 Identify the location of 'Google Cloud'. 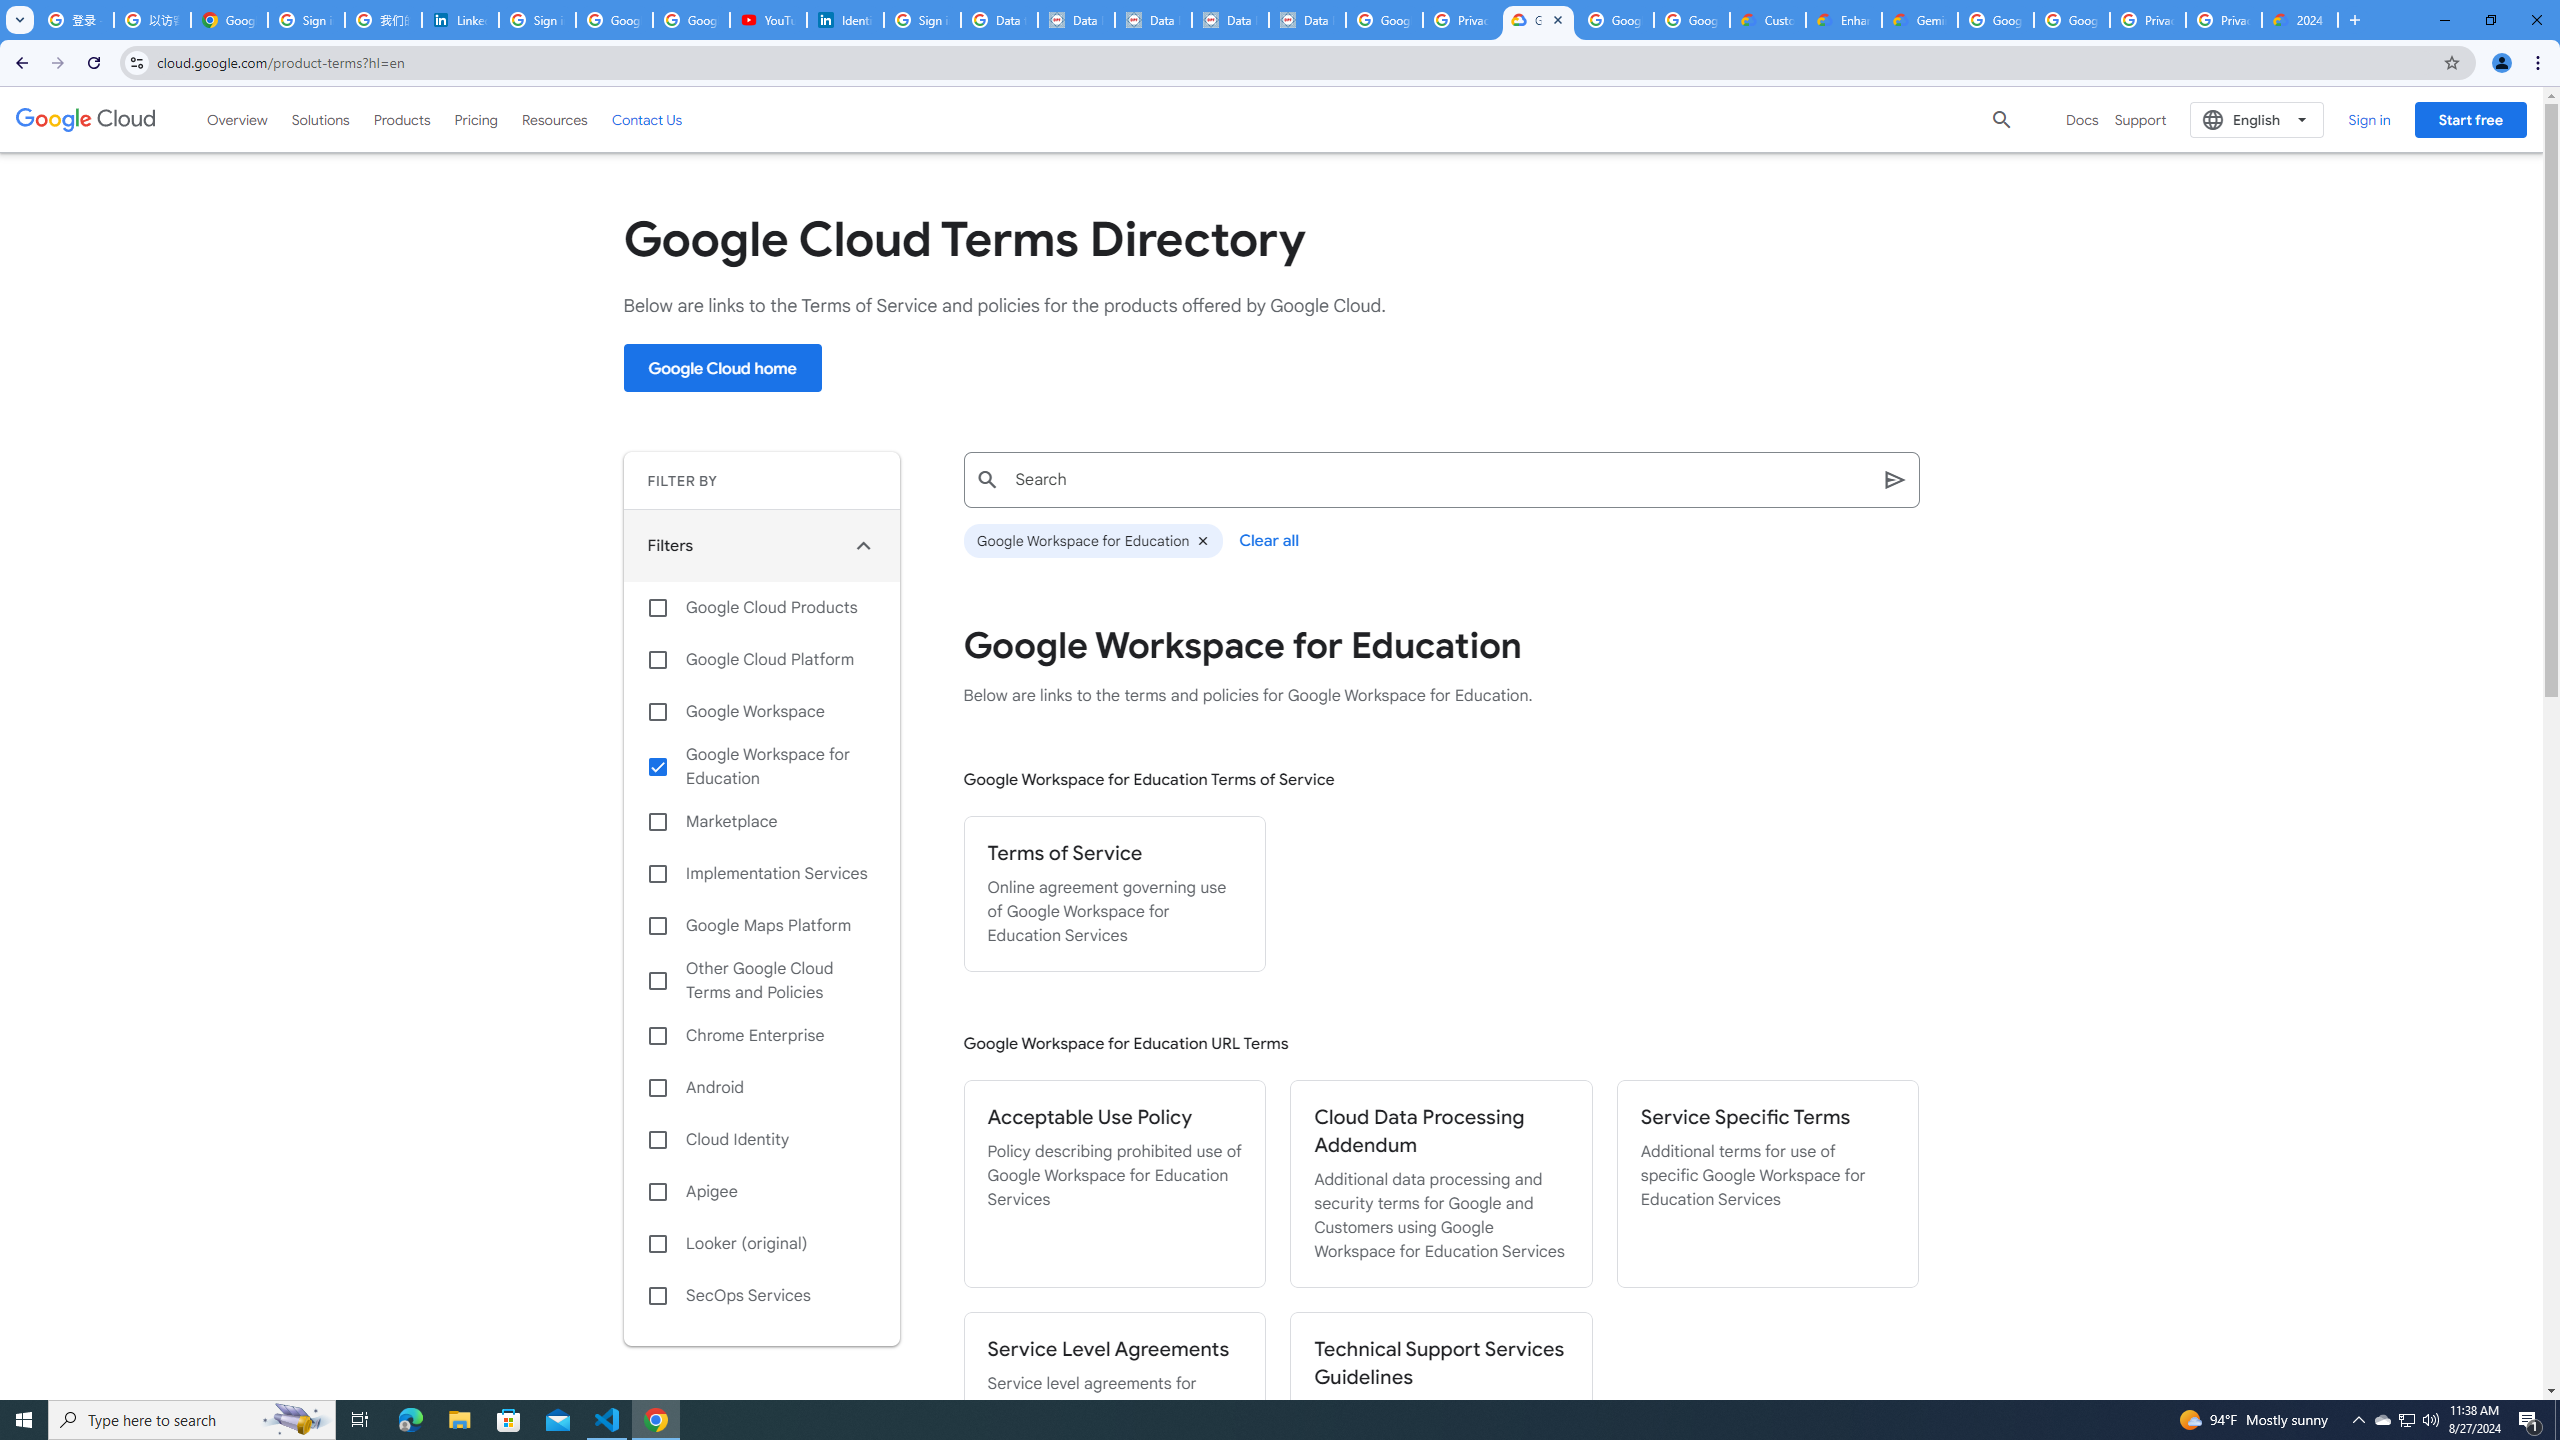
(85, 118).